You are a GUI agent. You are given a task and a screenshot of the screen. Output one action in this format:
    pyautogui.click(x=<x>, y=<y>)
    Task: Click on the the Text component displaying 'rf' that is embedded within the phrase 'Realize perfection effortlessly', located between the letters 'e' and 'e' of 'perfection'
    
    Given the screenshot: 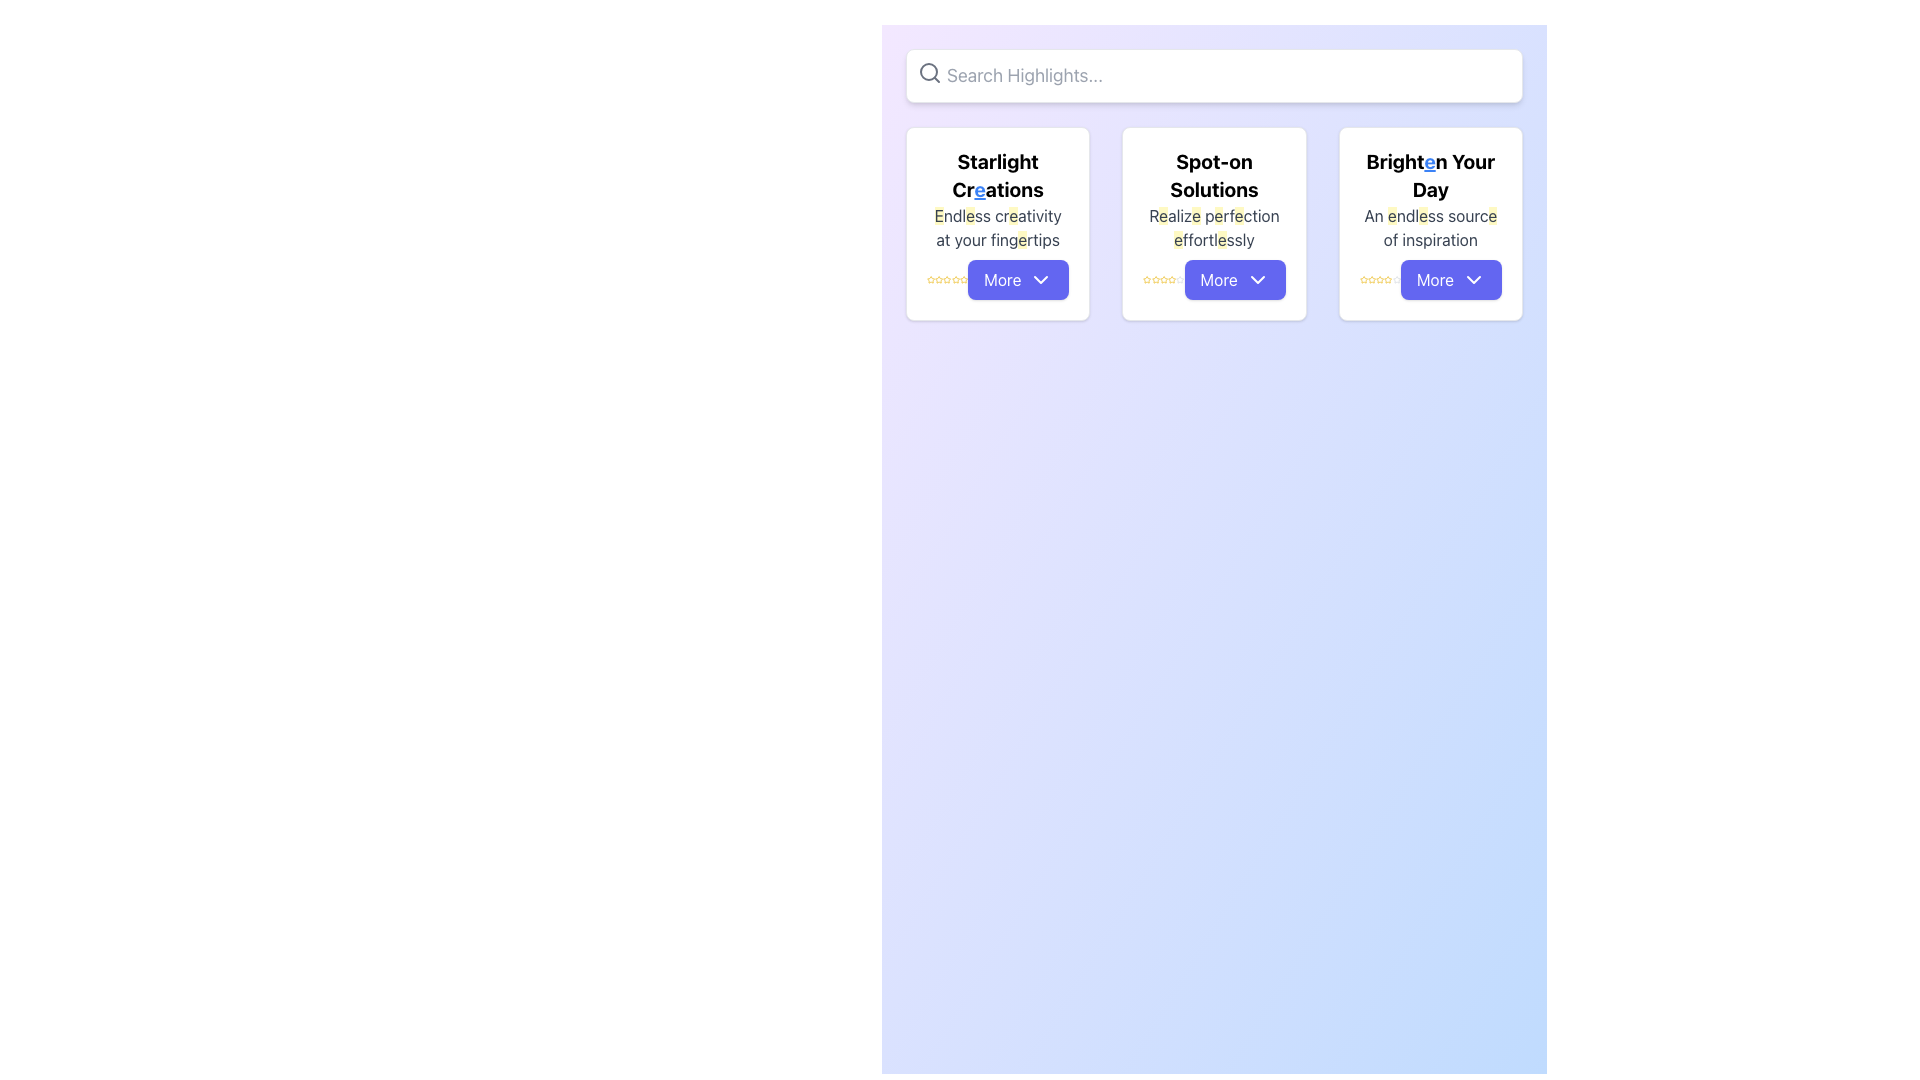 What is the action you would take?
    pyautogui.click(x=1227, y=216)
    